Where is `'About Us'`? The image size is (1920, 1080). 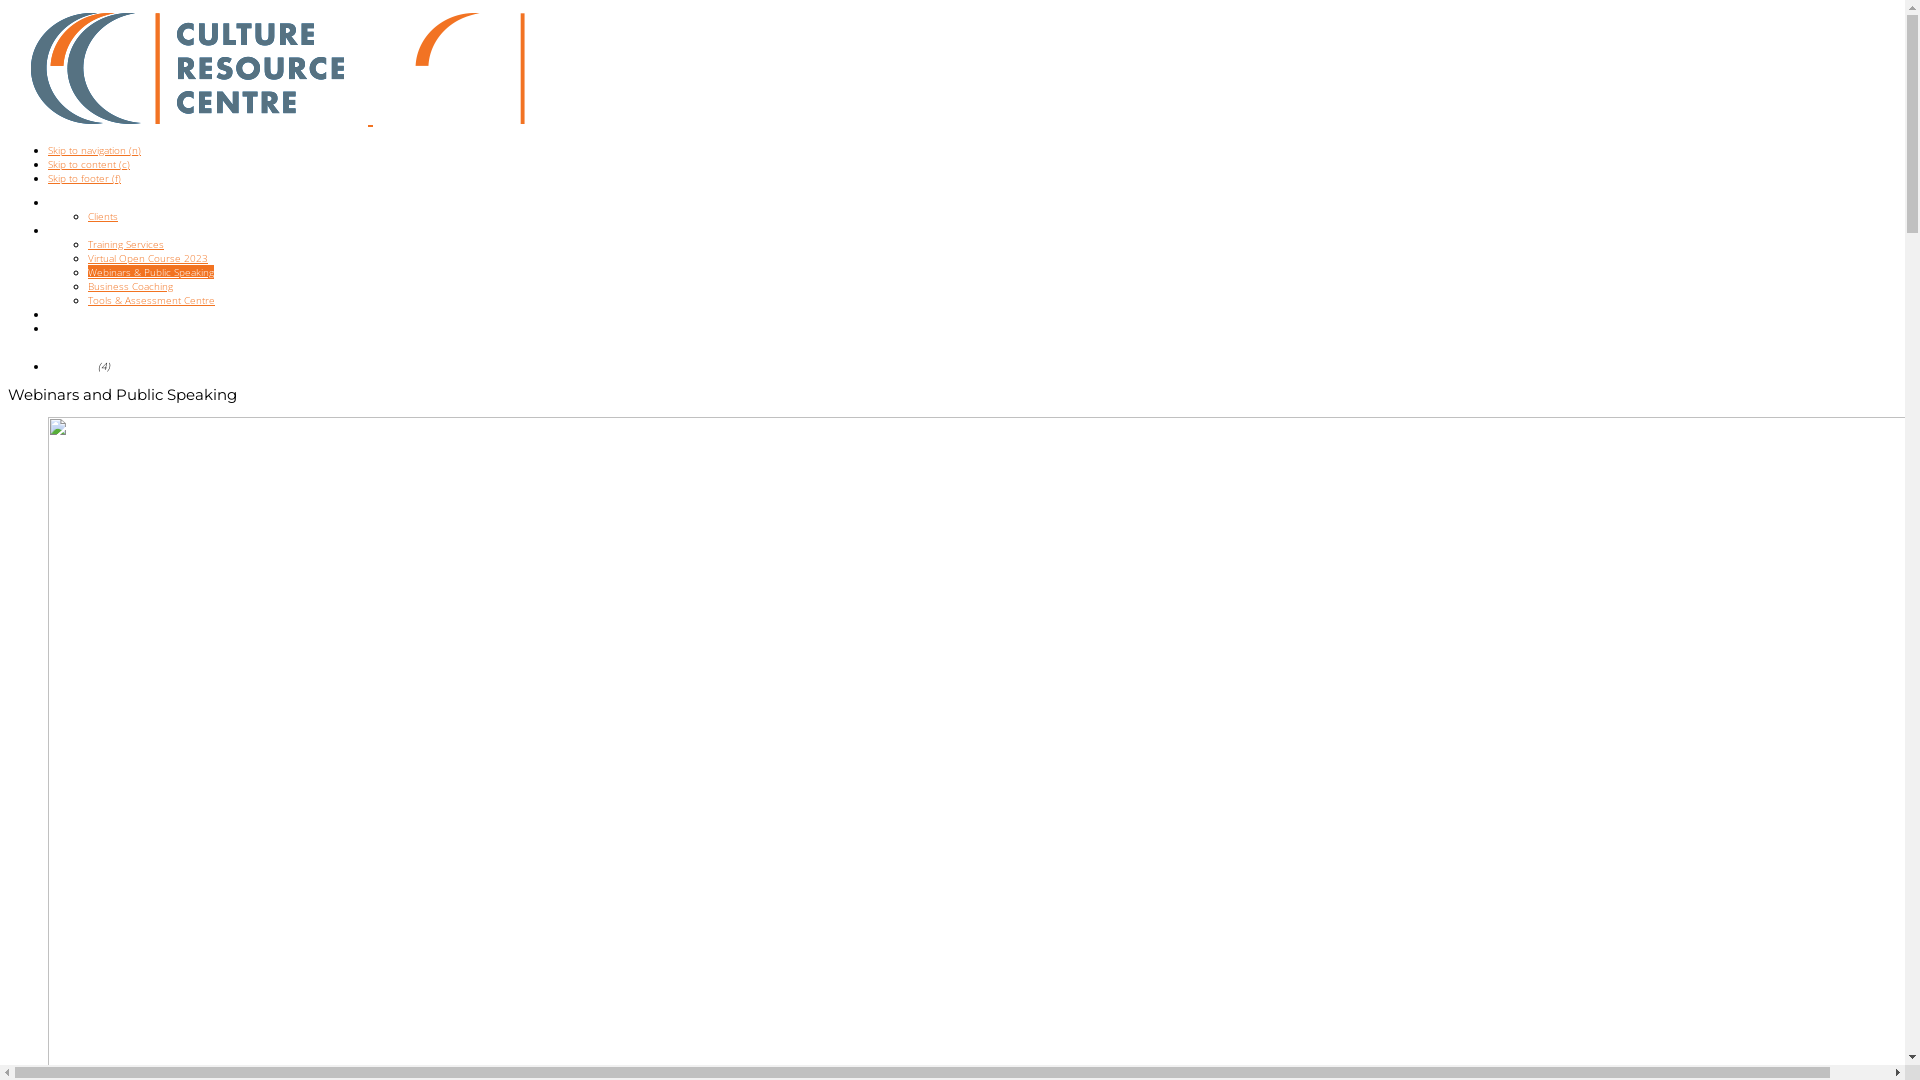 'About Us' is located at coordinates (68, 201).